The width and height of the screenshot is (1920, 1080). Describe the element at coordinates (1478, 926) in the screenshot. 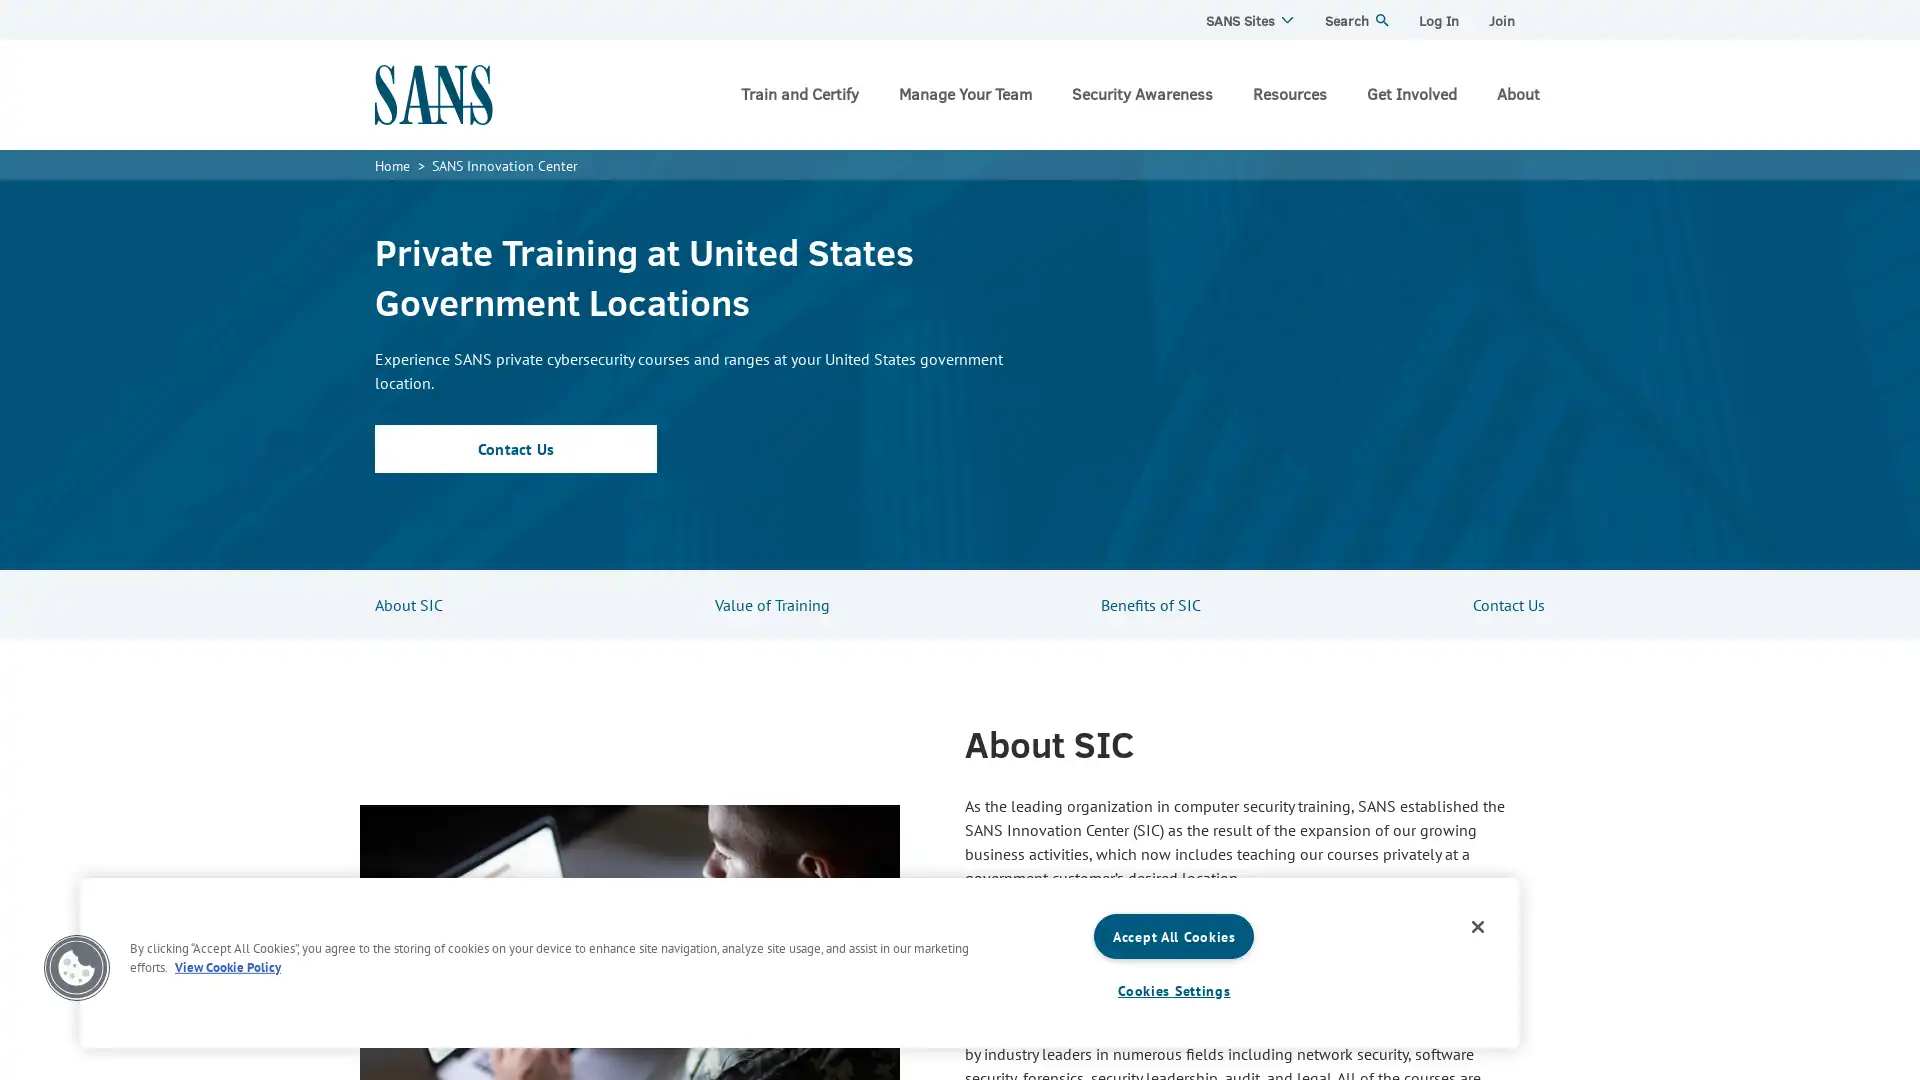

I see `Close` at that location.